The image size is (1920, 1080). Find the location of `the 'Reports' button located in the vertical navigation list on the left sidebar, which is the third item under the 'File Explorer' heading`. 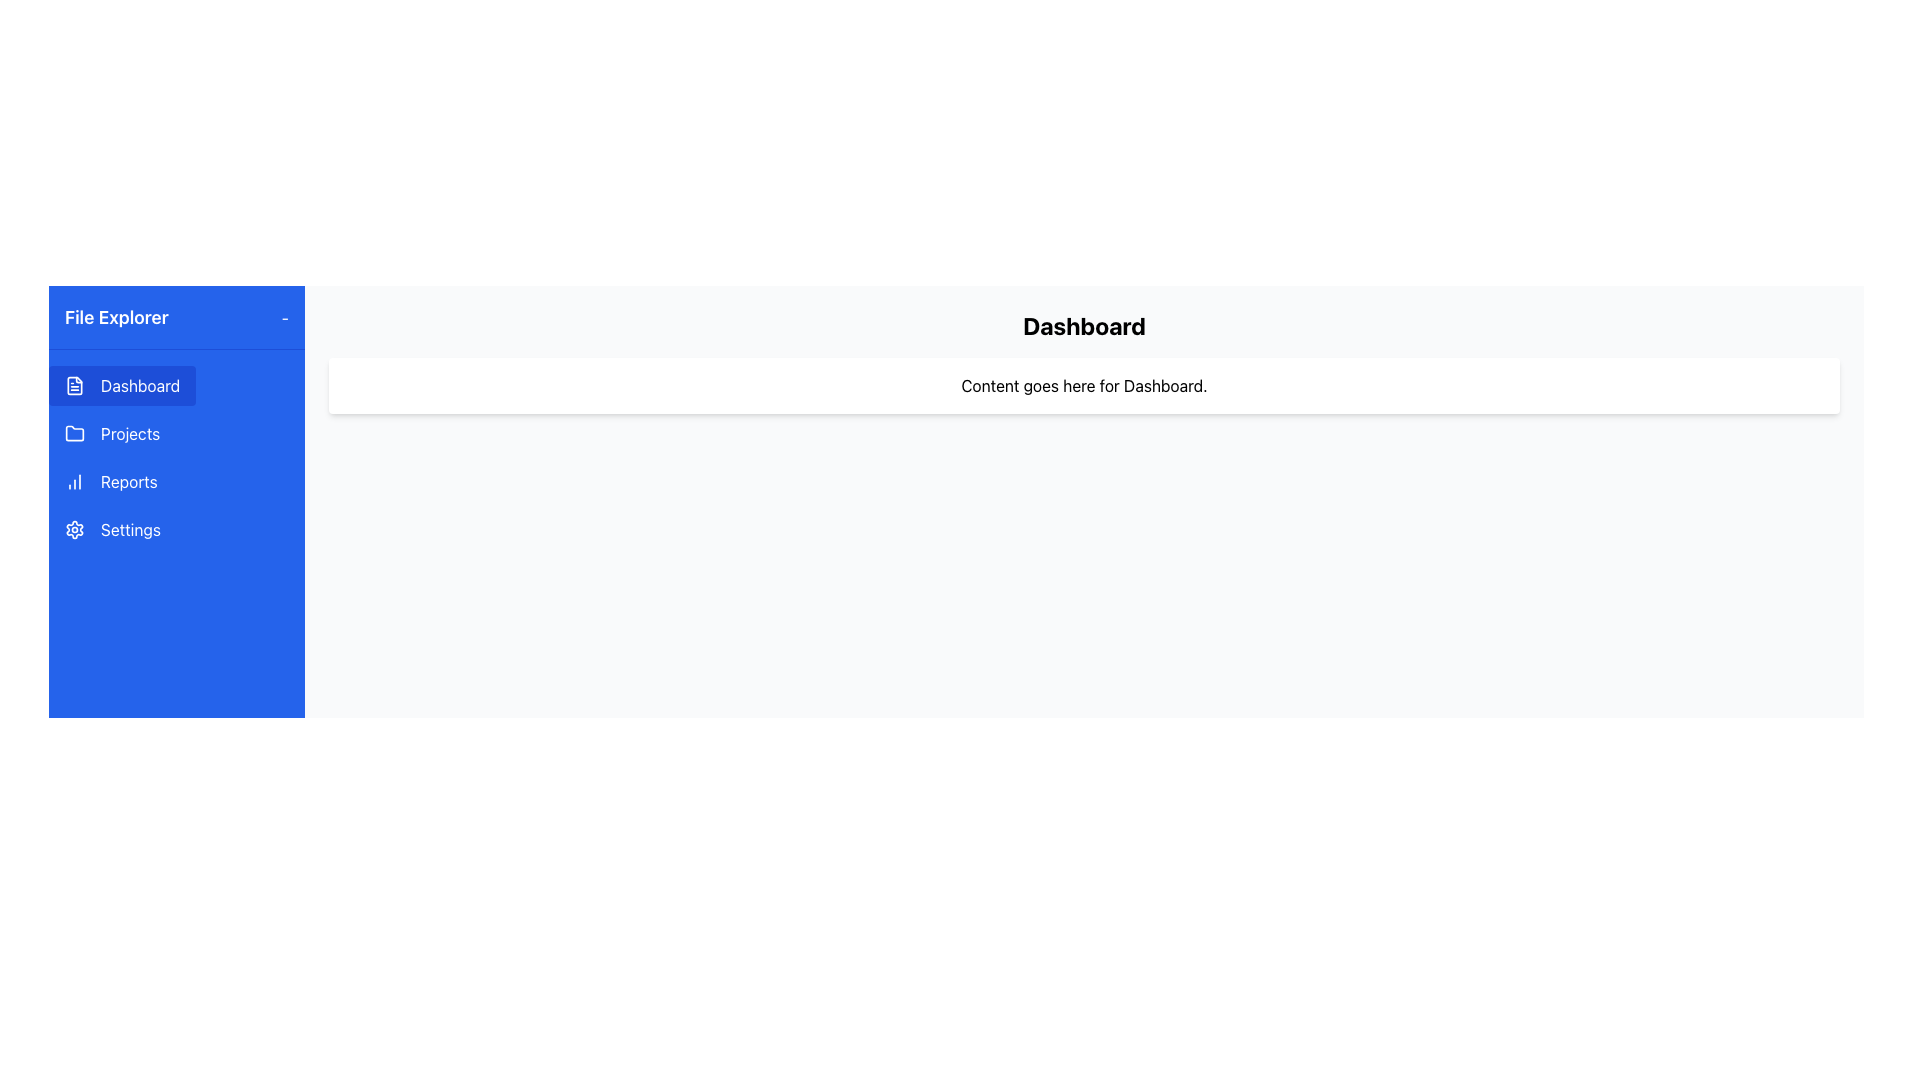

the 'Reports' button located in the vertical navigation list on the left sidebar, which is the third item under the 'File Explorer' heading is located at coordinates (110, 482).